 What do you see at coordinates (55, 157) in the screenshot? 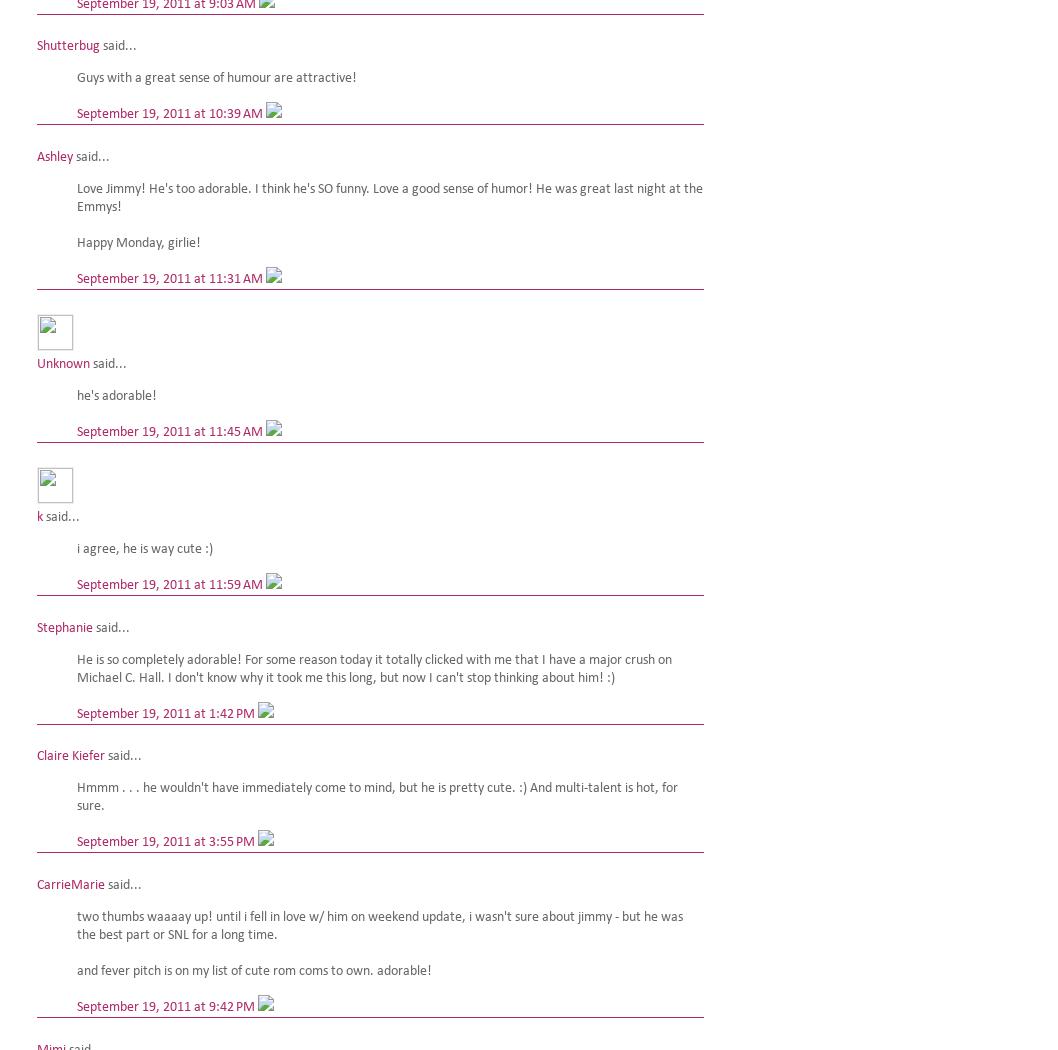
I see `'Ashley'` at bounding box center [55, 157].